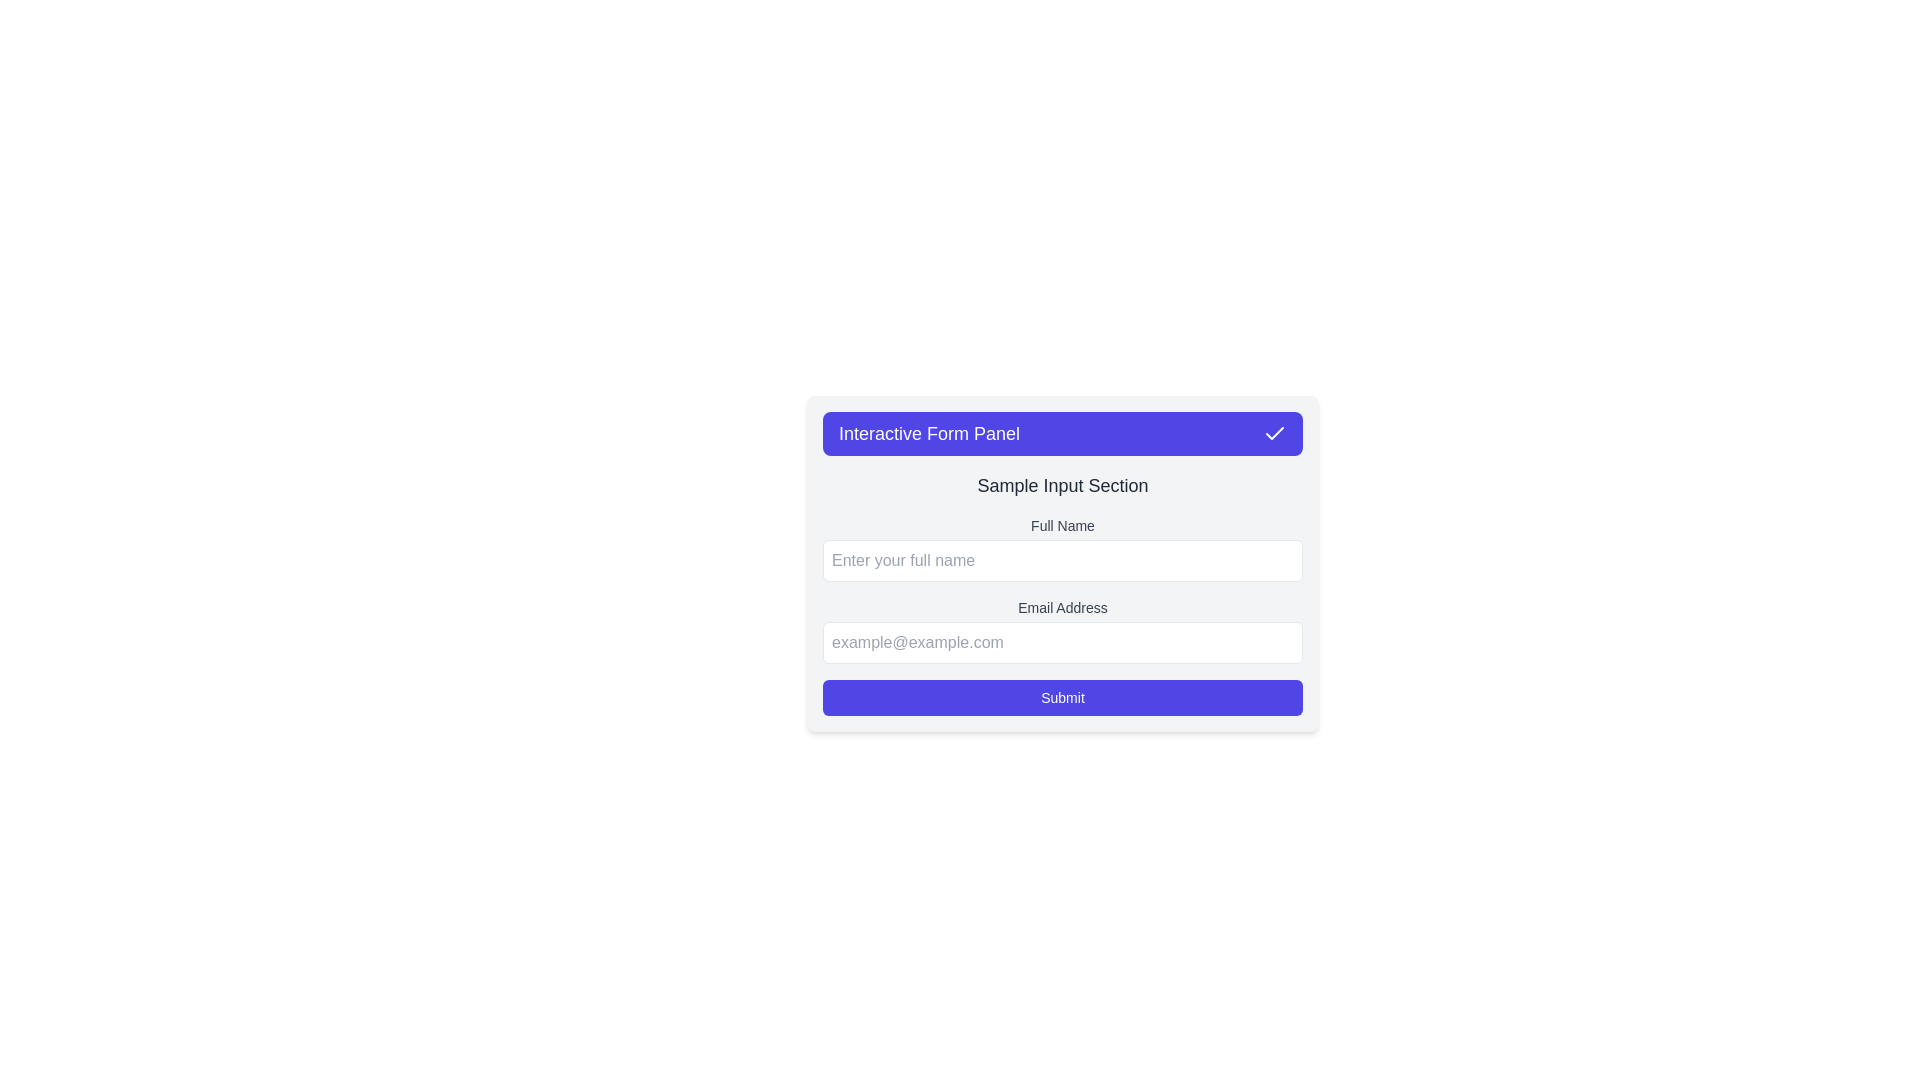 The width and height of the screenshot is (1920, 1080). What do you see at coordinates (1061, 697) in the screenshot?
I see `the submission button located at the bottom of the 'Sample Input Section' form` at bounding box center [1061, 697].